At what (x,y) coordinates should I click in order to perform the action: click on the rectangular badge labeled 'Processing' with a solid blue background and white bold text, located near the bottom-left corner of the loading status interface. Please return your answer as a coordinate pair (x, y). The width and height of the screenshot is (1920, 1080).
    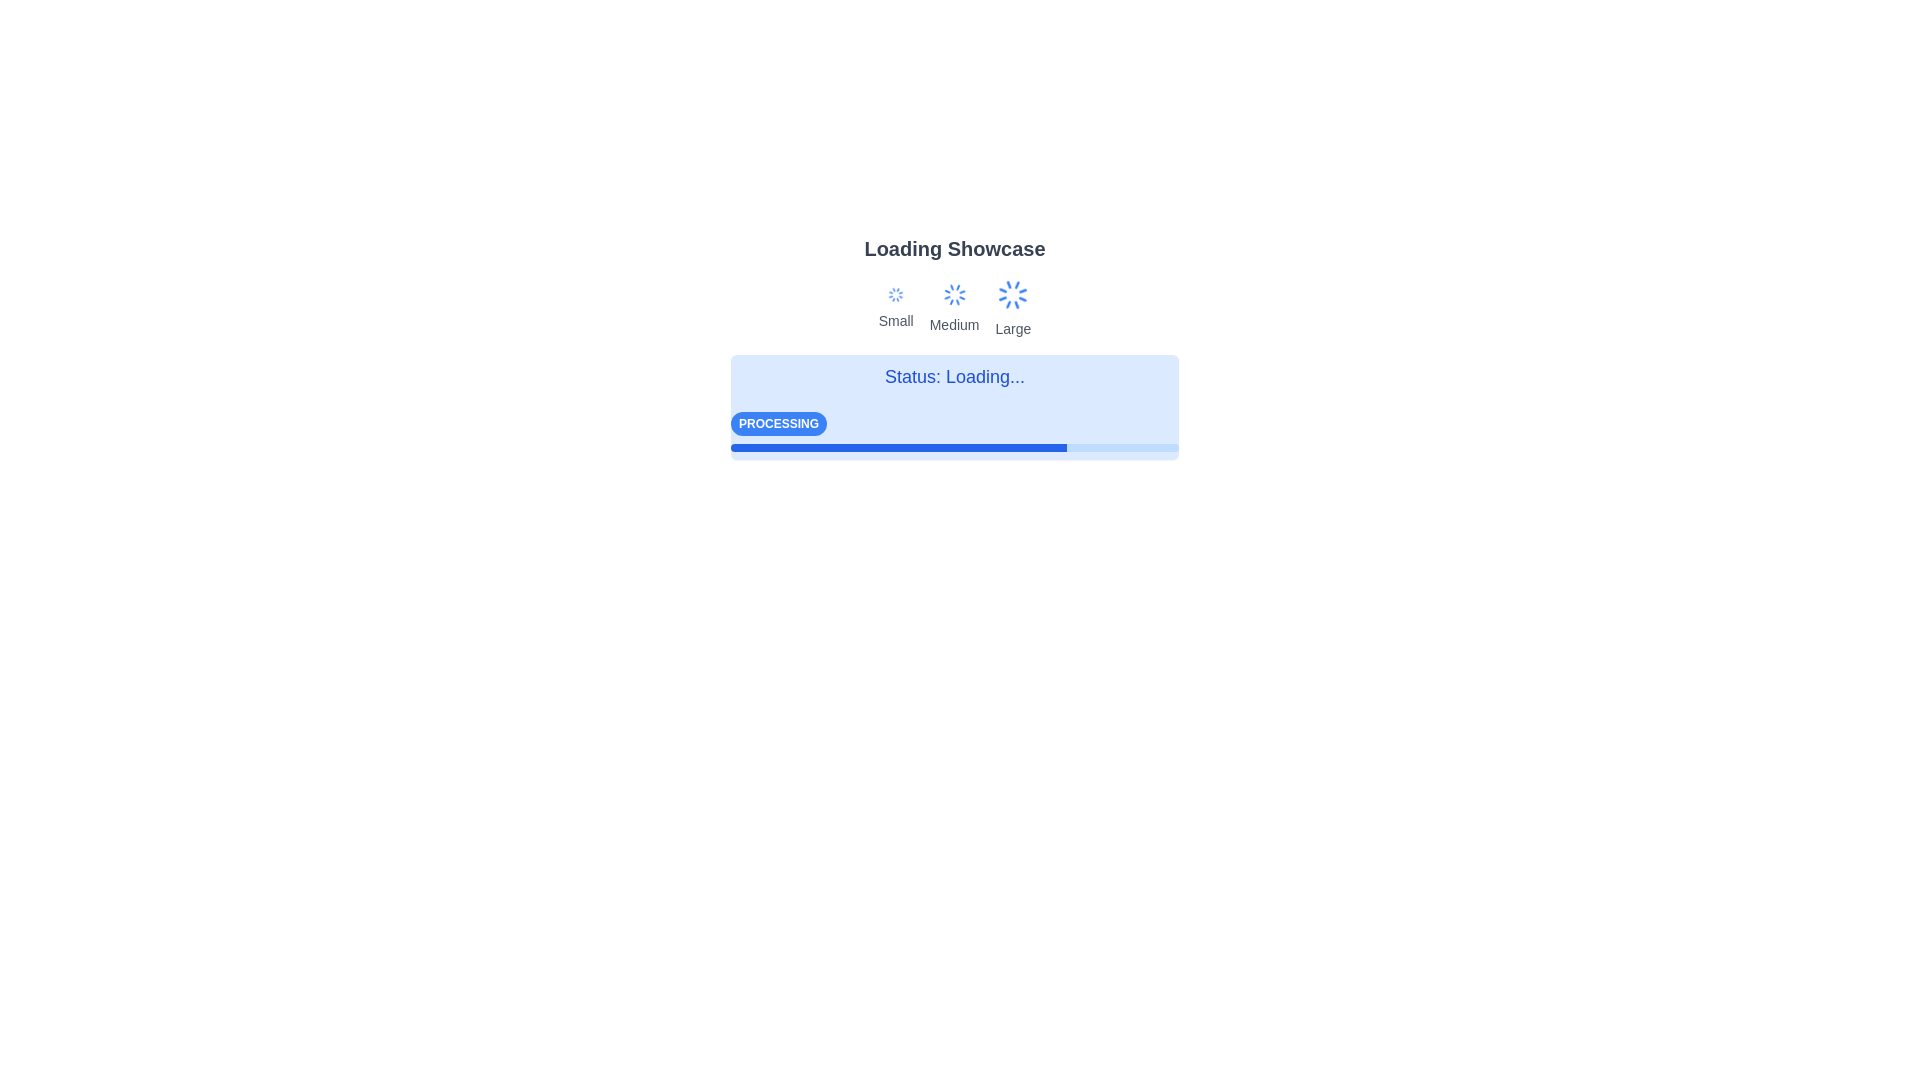
    Looking at the image, I should click on (777, 423).